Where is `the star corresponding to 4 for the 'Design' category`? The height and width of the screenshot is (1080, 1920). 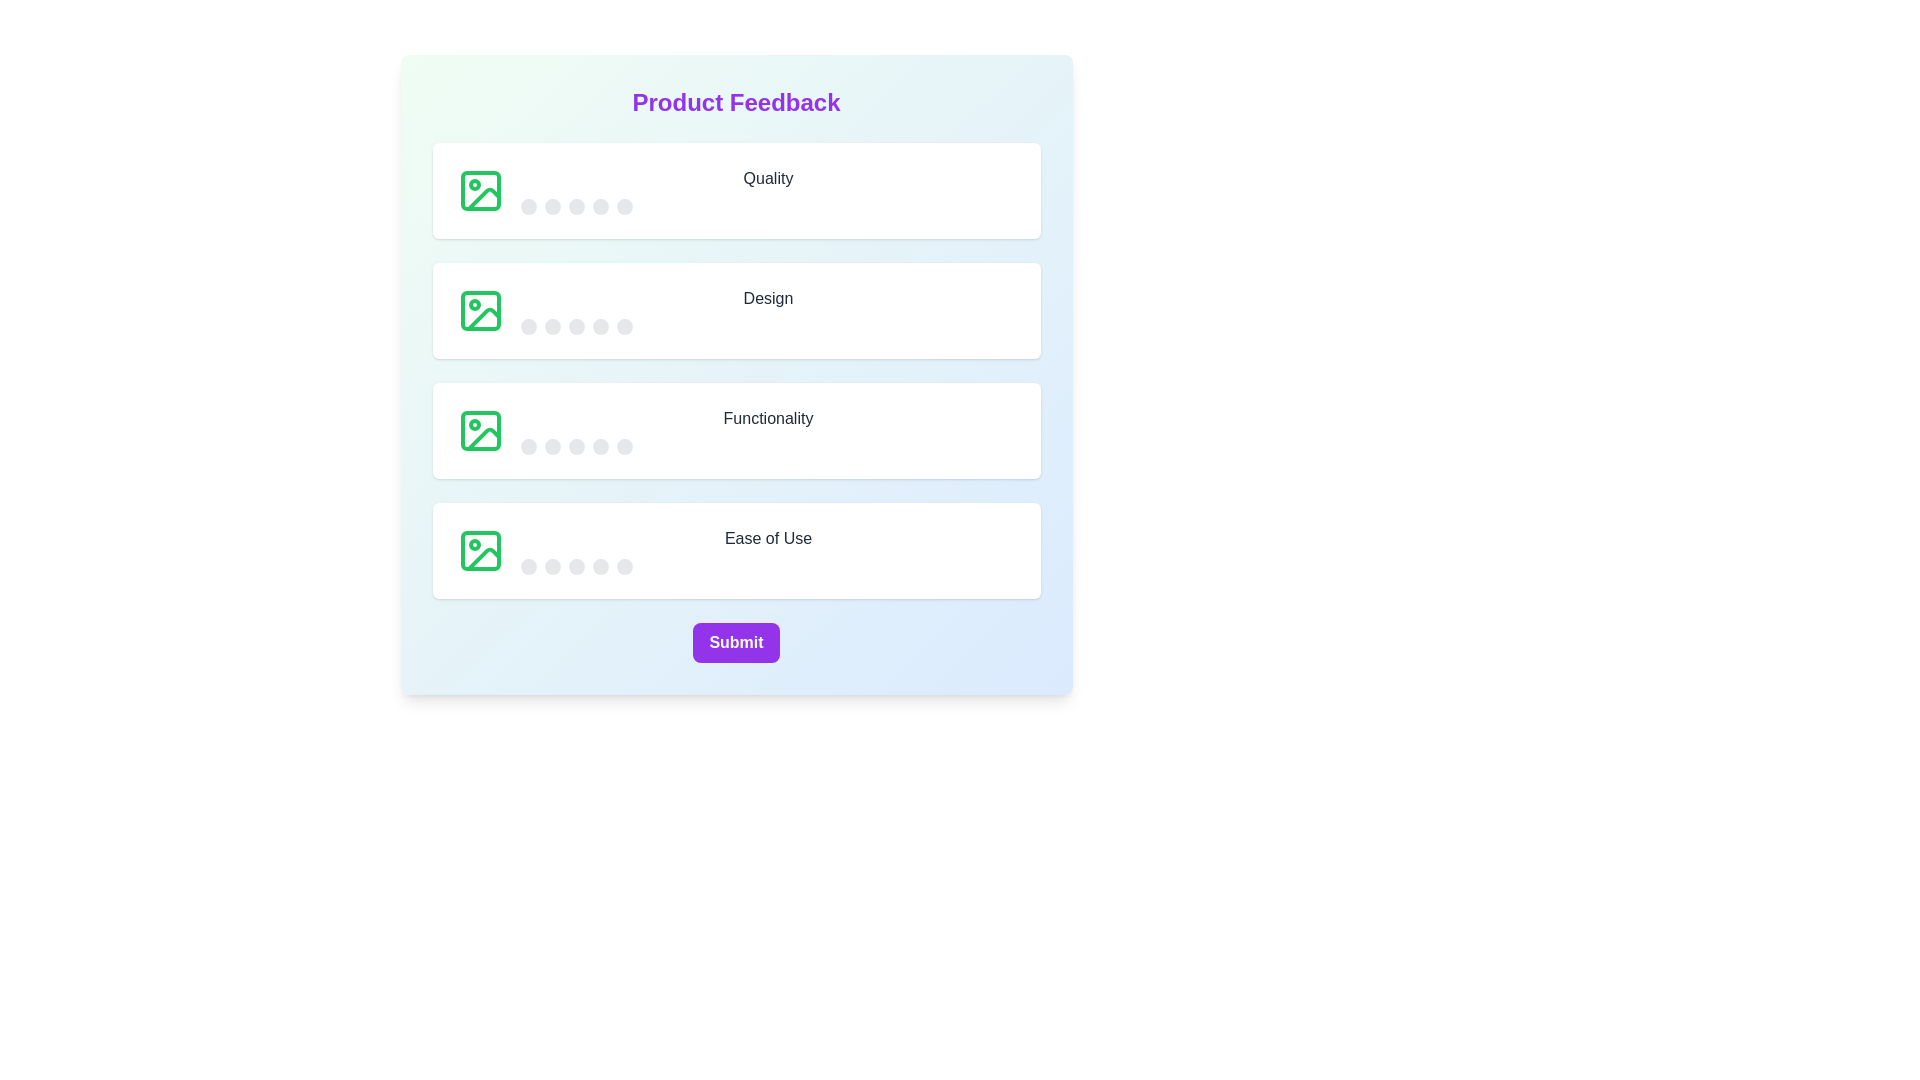 the star corresponding to 4 for the 'Design' category is located at coordinates (599, 326).